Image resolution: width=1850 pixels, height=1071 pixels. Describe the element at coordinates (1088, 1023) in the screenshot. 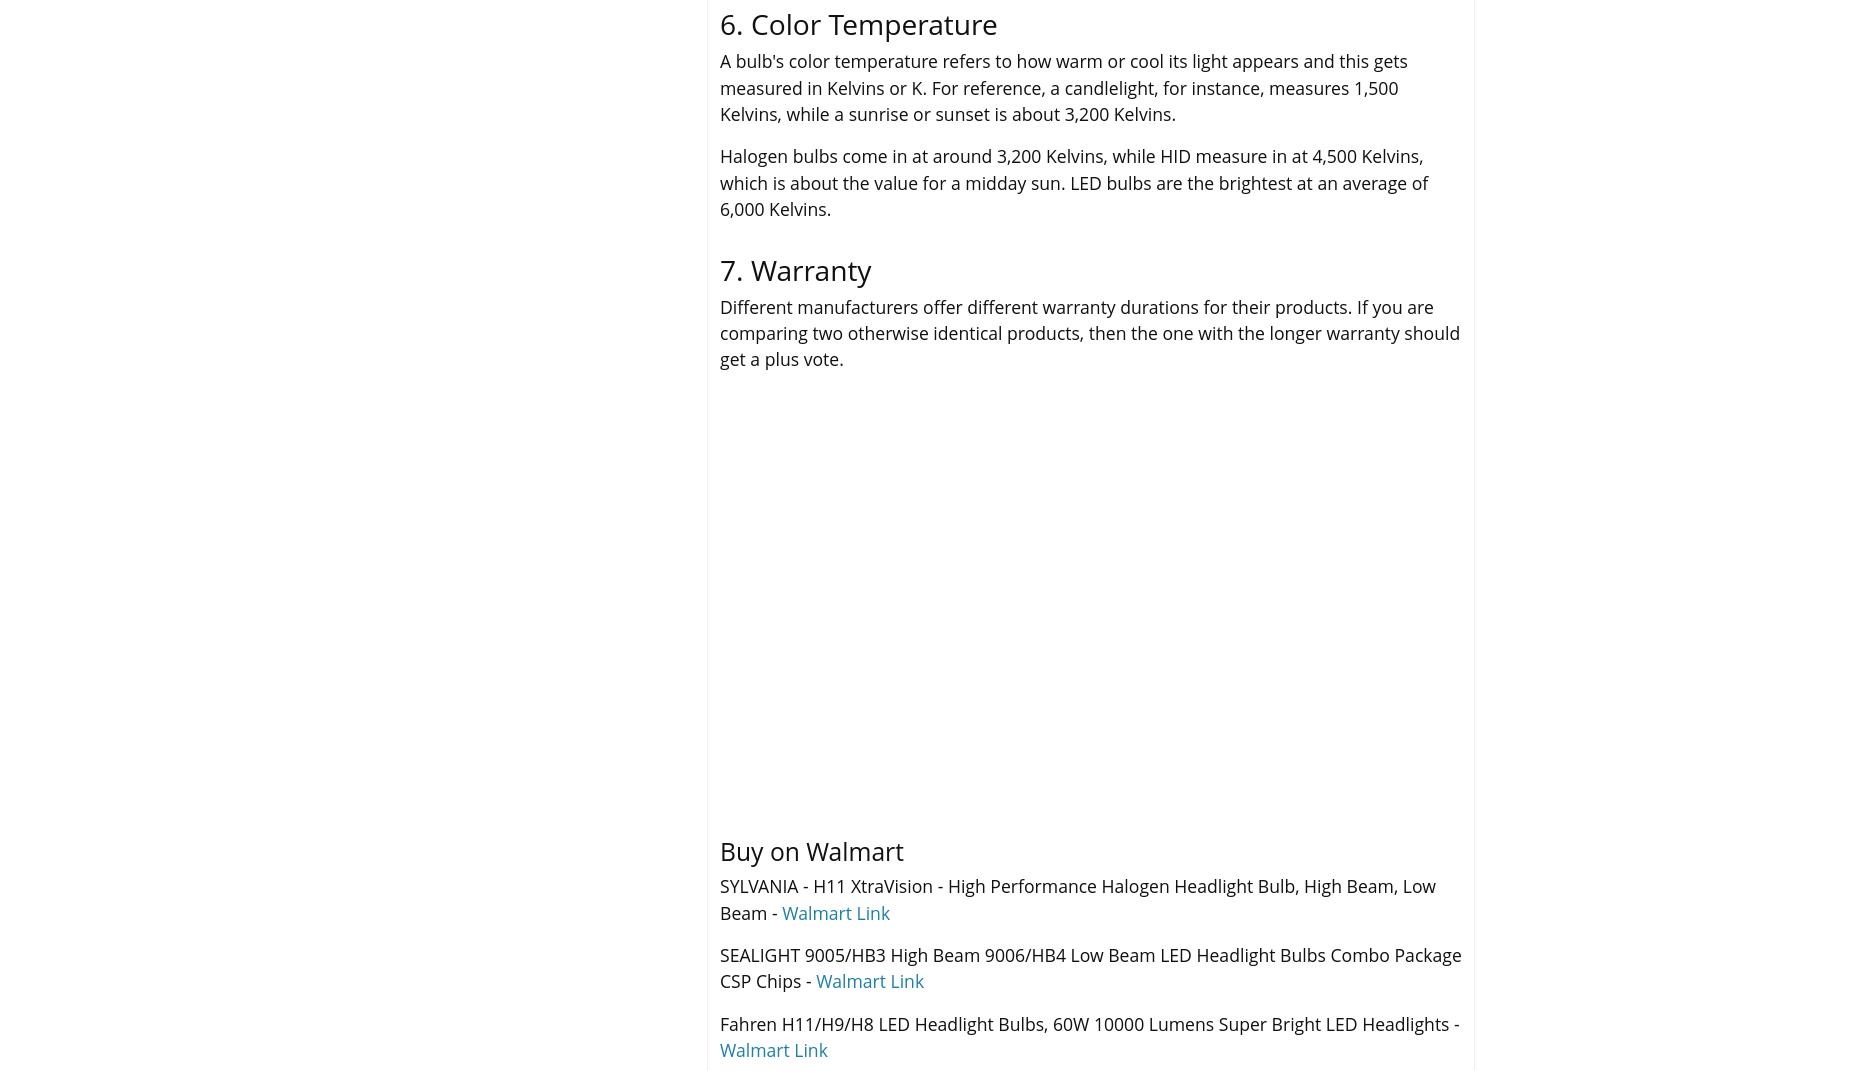

I see `'Fahren H11/H9/H8 LED Headlight Bulbs, 60W 10000 Lumens Super Bright LED Headlights -'` at that location.